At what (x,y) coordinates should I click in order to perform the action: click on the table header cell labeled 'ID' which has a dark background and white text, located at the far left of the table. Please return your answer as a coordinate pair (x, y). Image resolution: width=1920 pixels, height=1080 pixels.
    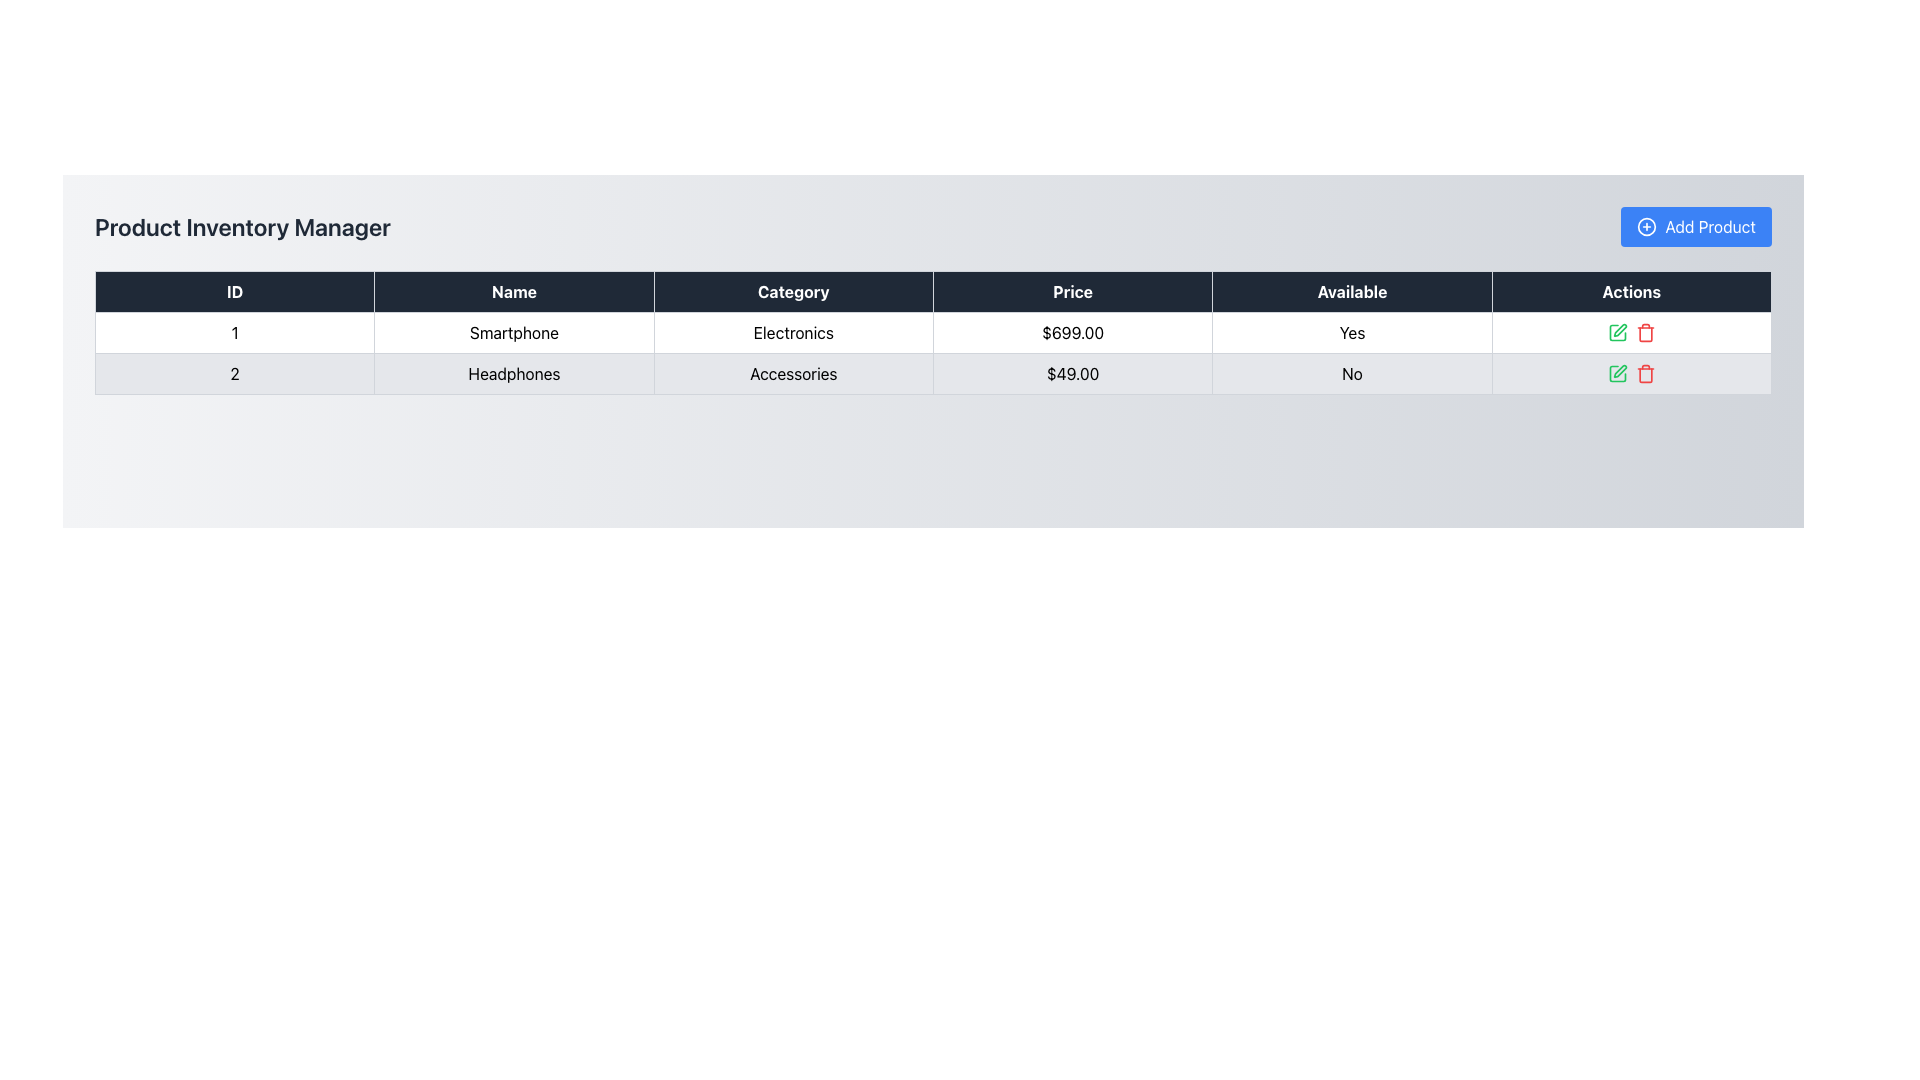
    Looking at the image, I should click on (235, 292).